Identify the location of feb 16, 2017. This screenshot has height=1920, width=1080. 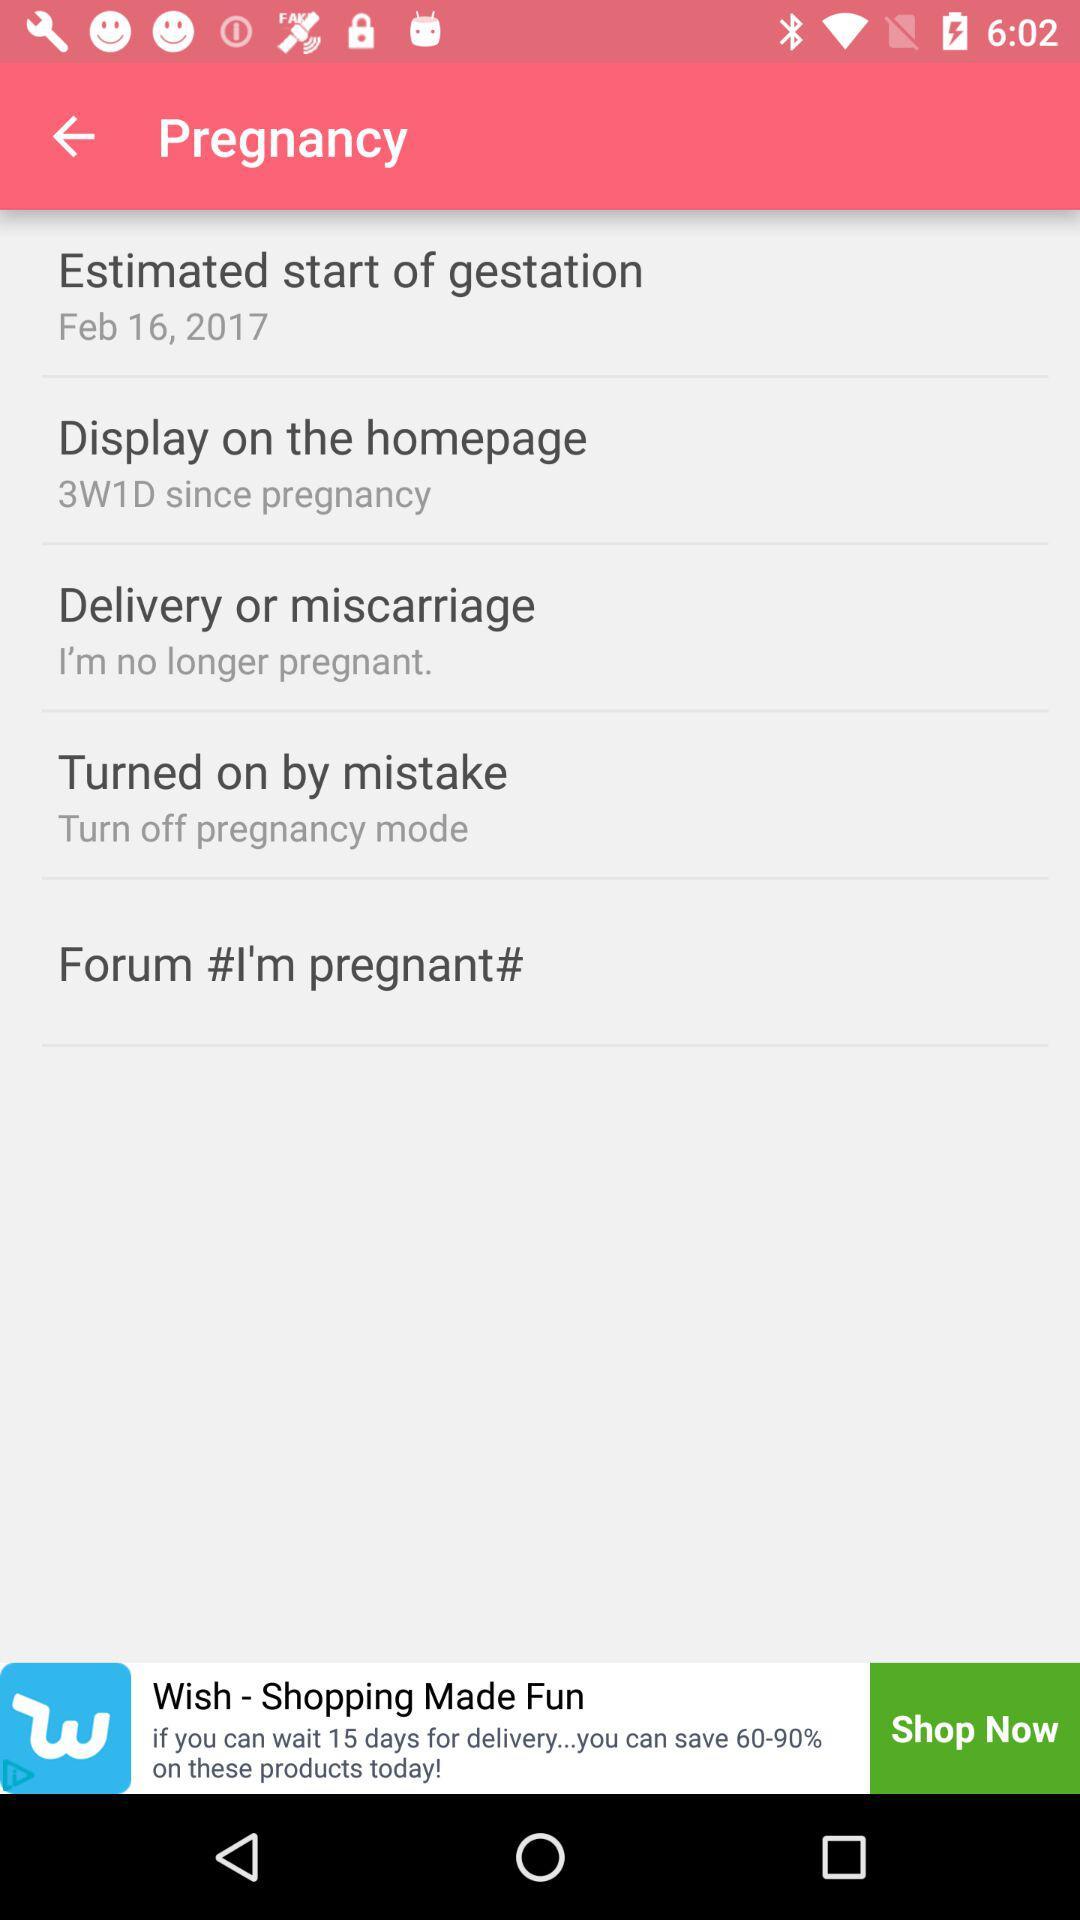
(545, 325).